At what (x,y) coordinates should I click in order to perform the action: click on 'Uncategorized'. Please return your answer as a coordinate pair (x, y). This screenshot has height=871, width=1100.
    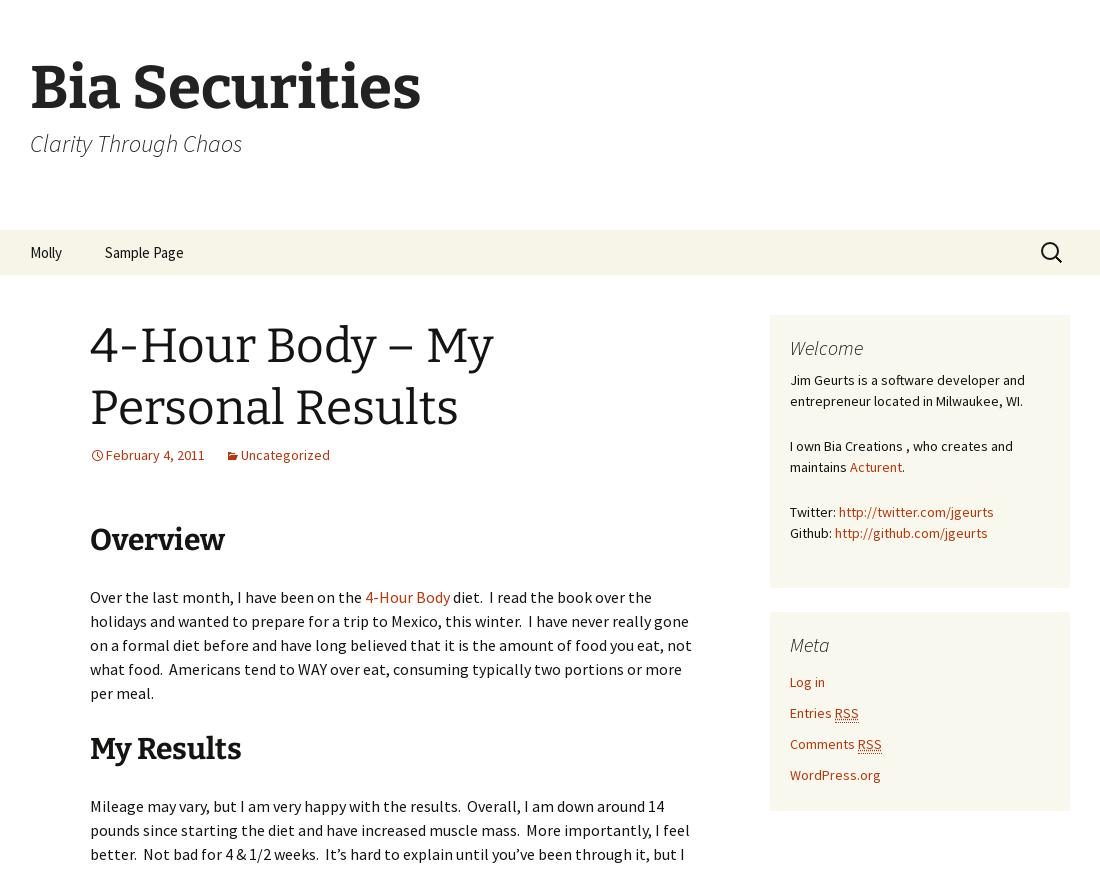
    Looking at the image, I should click on (284, 453).